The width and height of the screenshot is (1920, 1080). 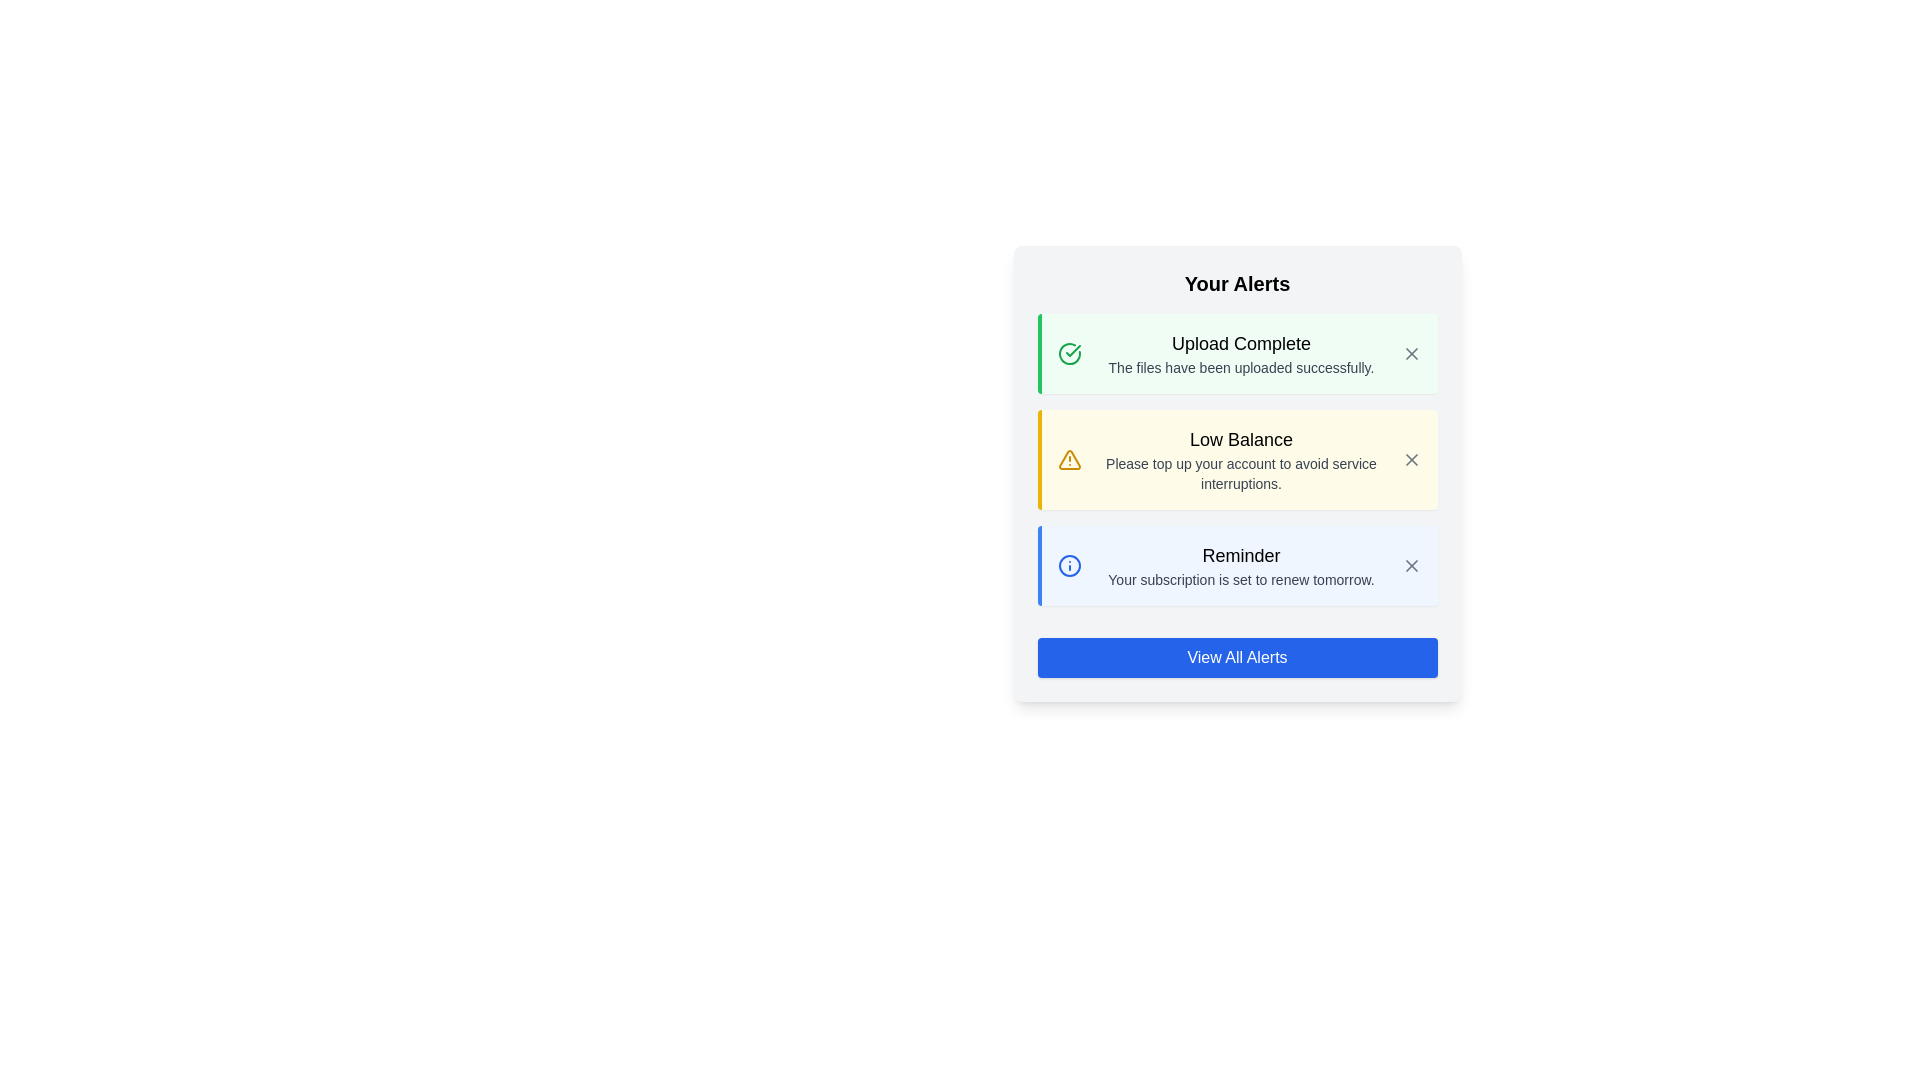 What do you see at coordinates (1240, 555) in the screenshot?
I see `the title text of the reminder notification located in the alert panel, which provides a quick overview of the notification type` at bounding box center [1240, 555].